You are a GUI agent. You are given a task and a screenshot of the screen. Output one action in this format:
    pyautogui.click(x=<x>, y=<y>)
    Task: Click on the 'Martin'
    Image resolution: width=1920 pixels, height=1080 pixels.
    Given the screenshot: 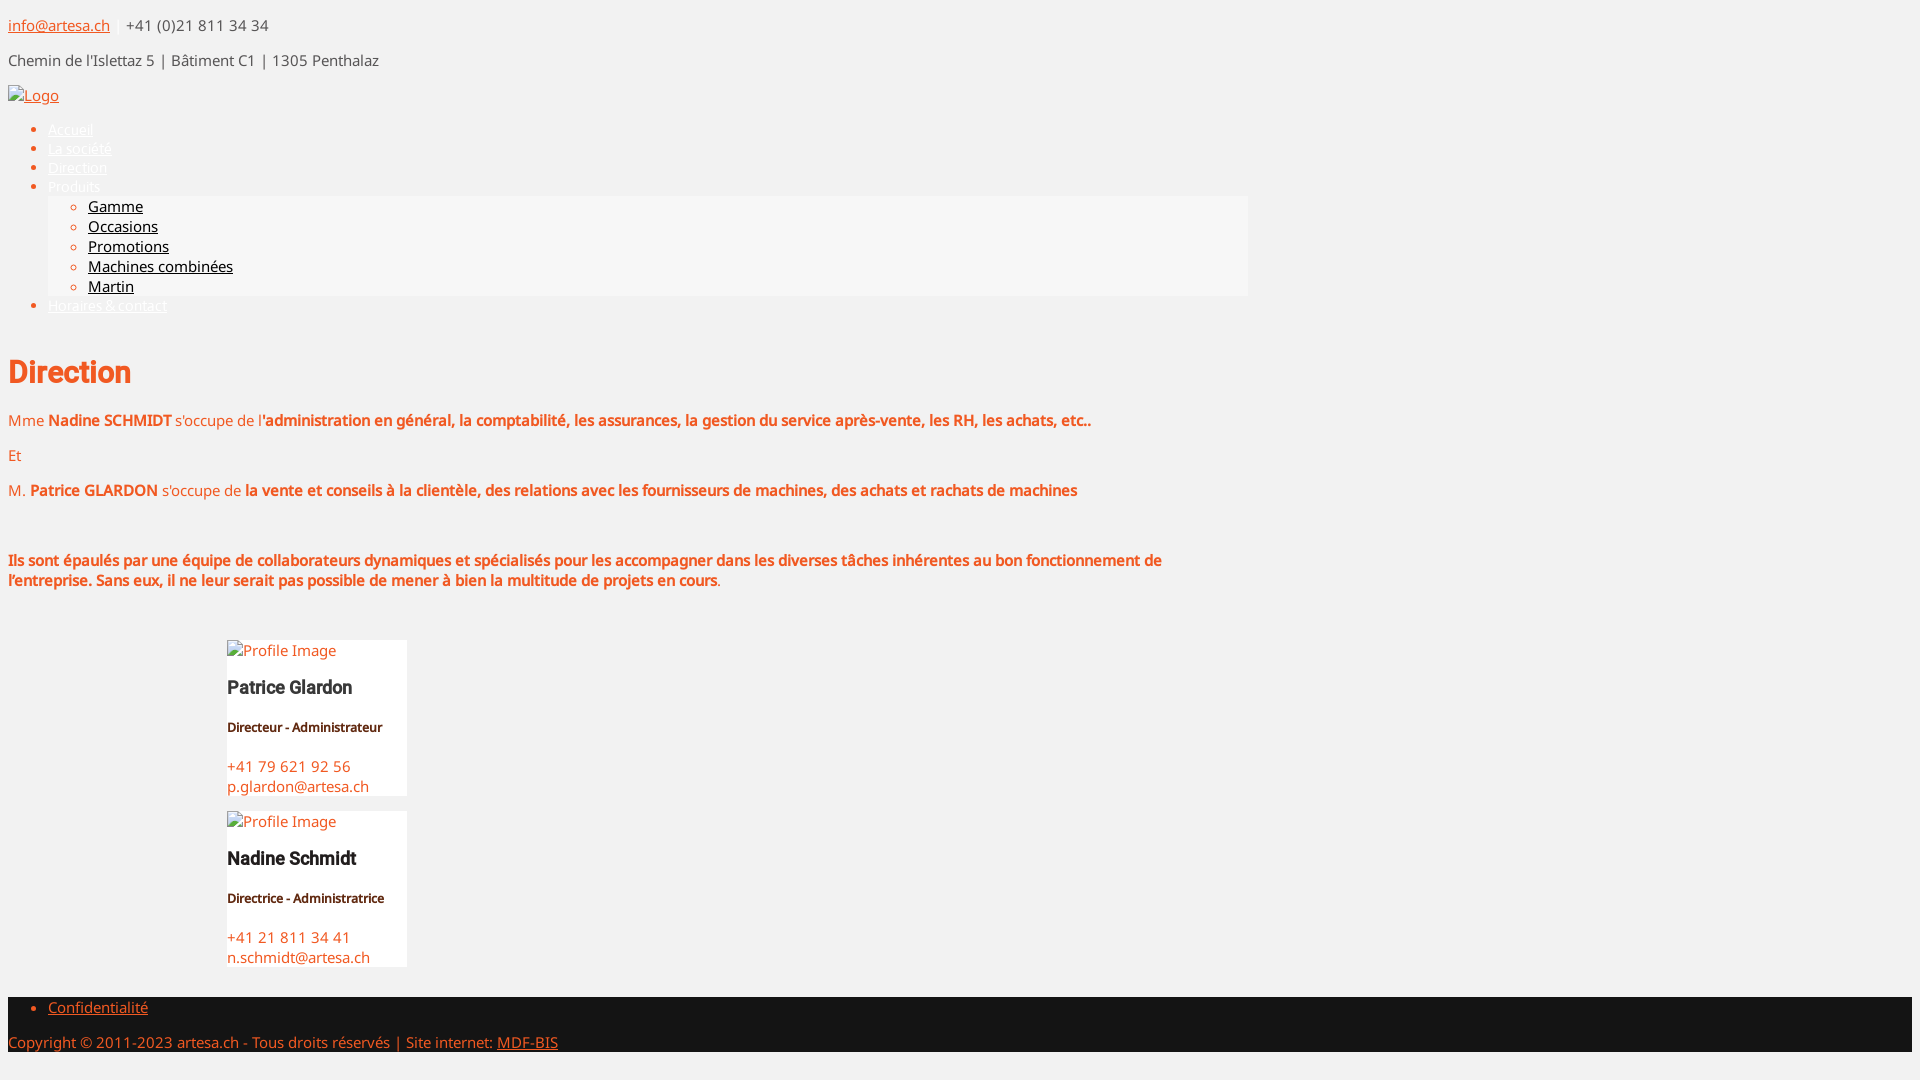 What is the action you would take?
    pyautogui.click(x=109, y=285)
    